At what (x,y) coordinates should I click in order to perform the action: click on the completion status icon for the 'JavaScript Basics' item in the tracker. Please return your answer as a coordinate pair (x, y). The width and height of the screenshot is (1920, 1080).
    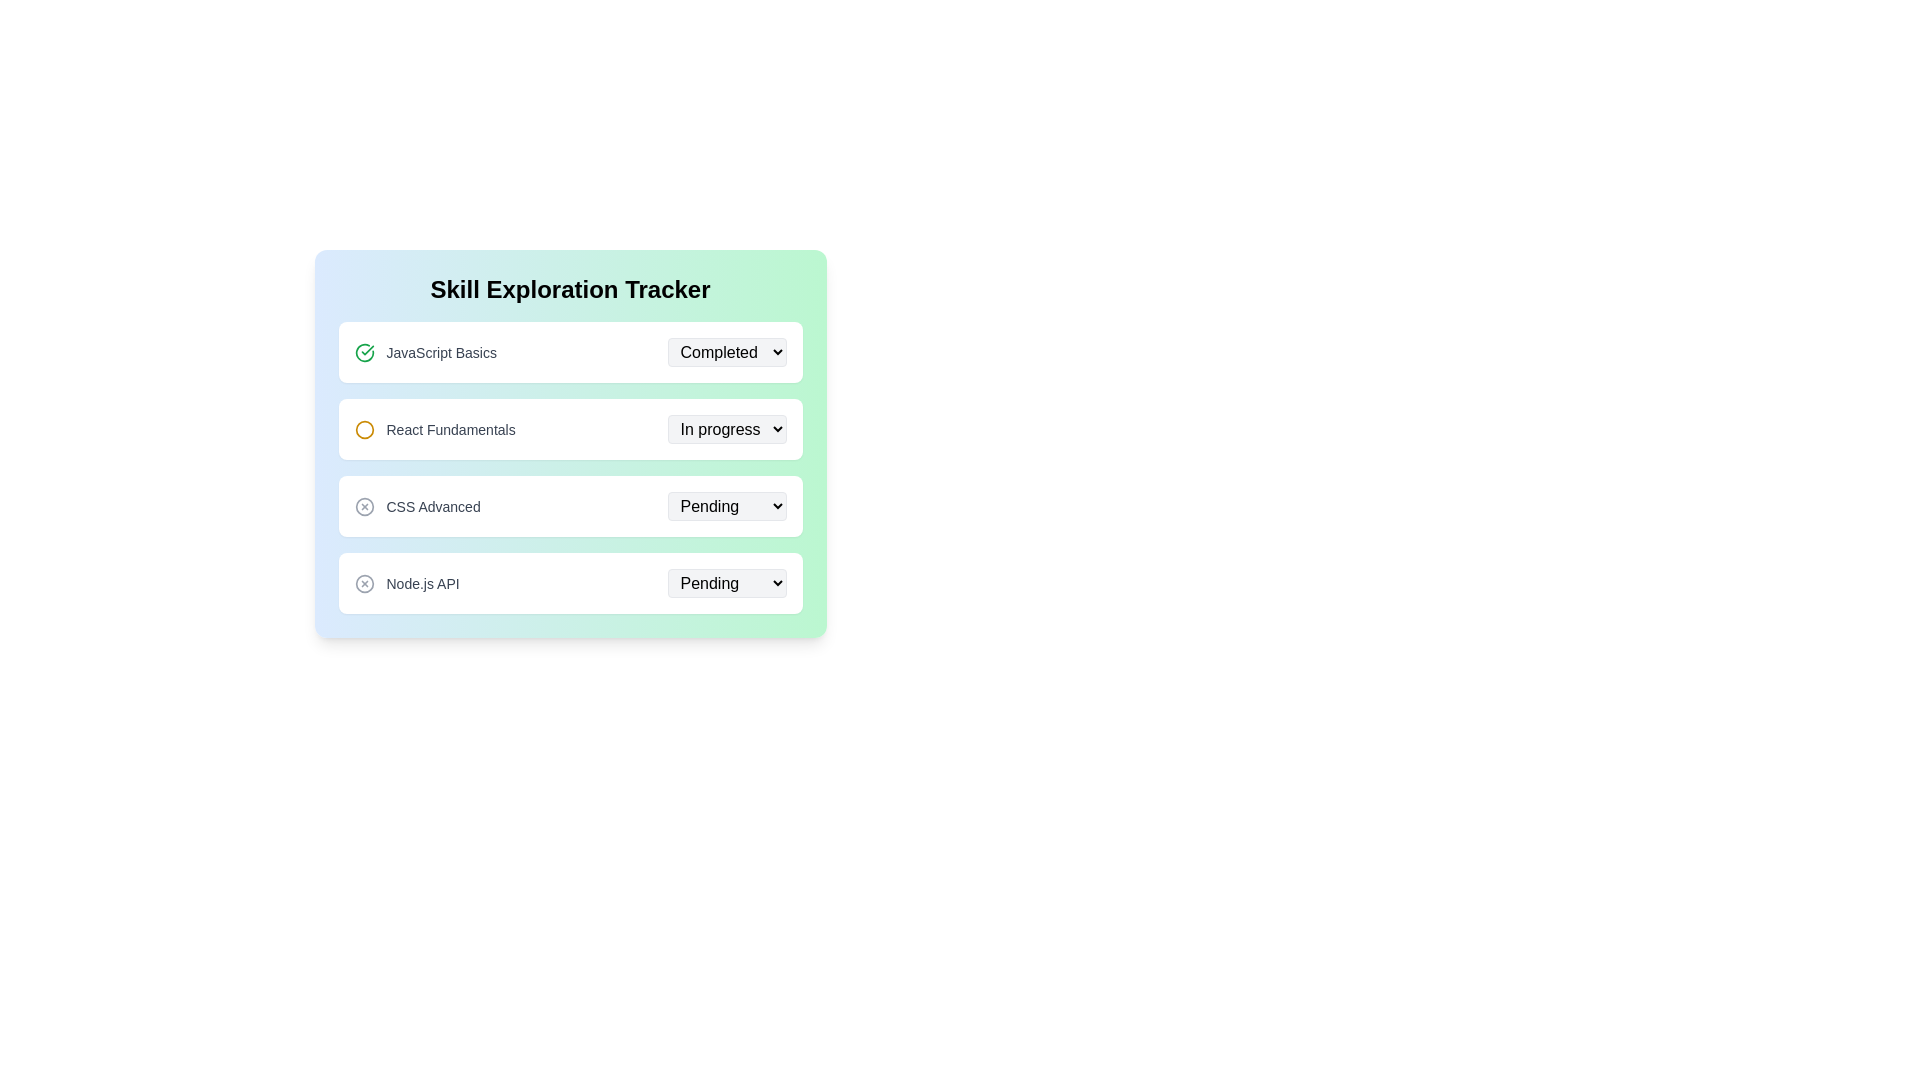
    Looking at the image, I should click on (364, 351).